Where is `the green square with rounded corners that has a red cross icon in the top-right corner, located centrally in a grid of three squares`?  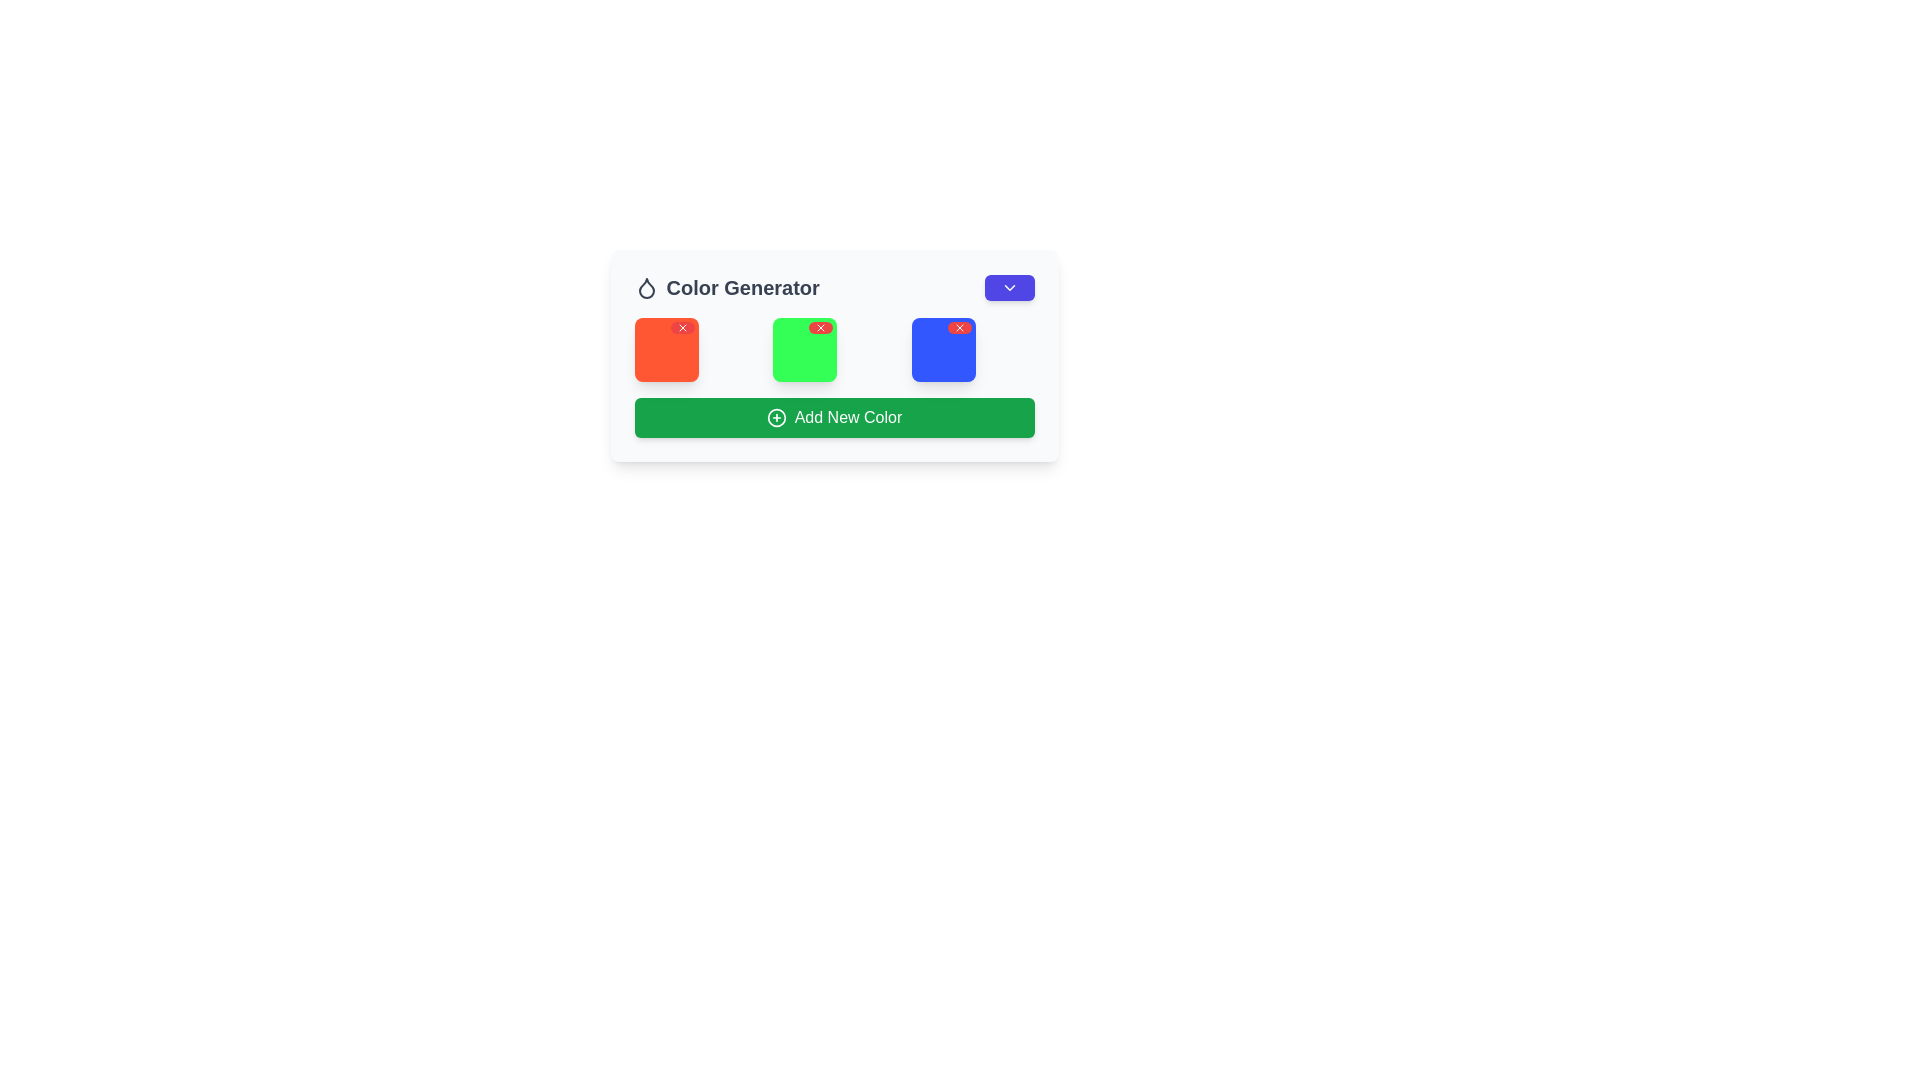
the green square with rounded corners that has a red cross icon in the top-right corner, located centrally in a grid of three squares is located at coordinates (834, 349).